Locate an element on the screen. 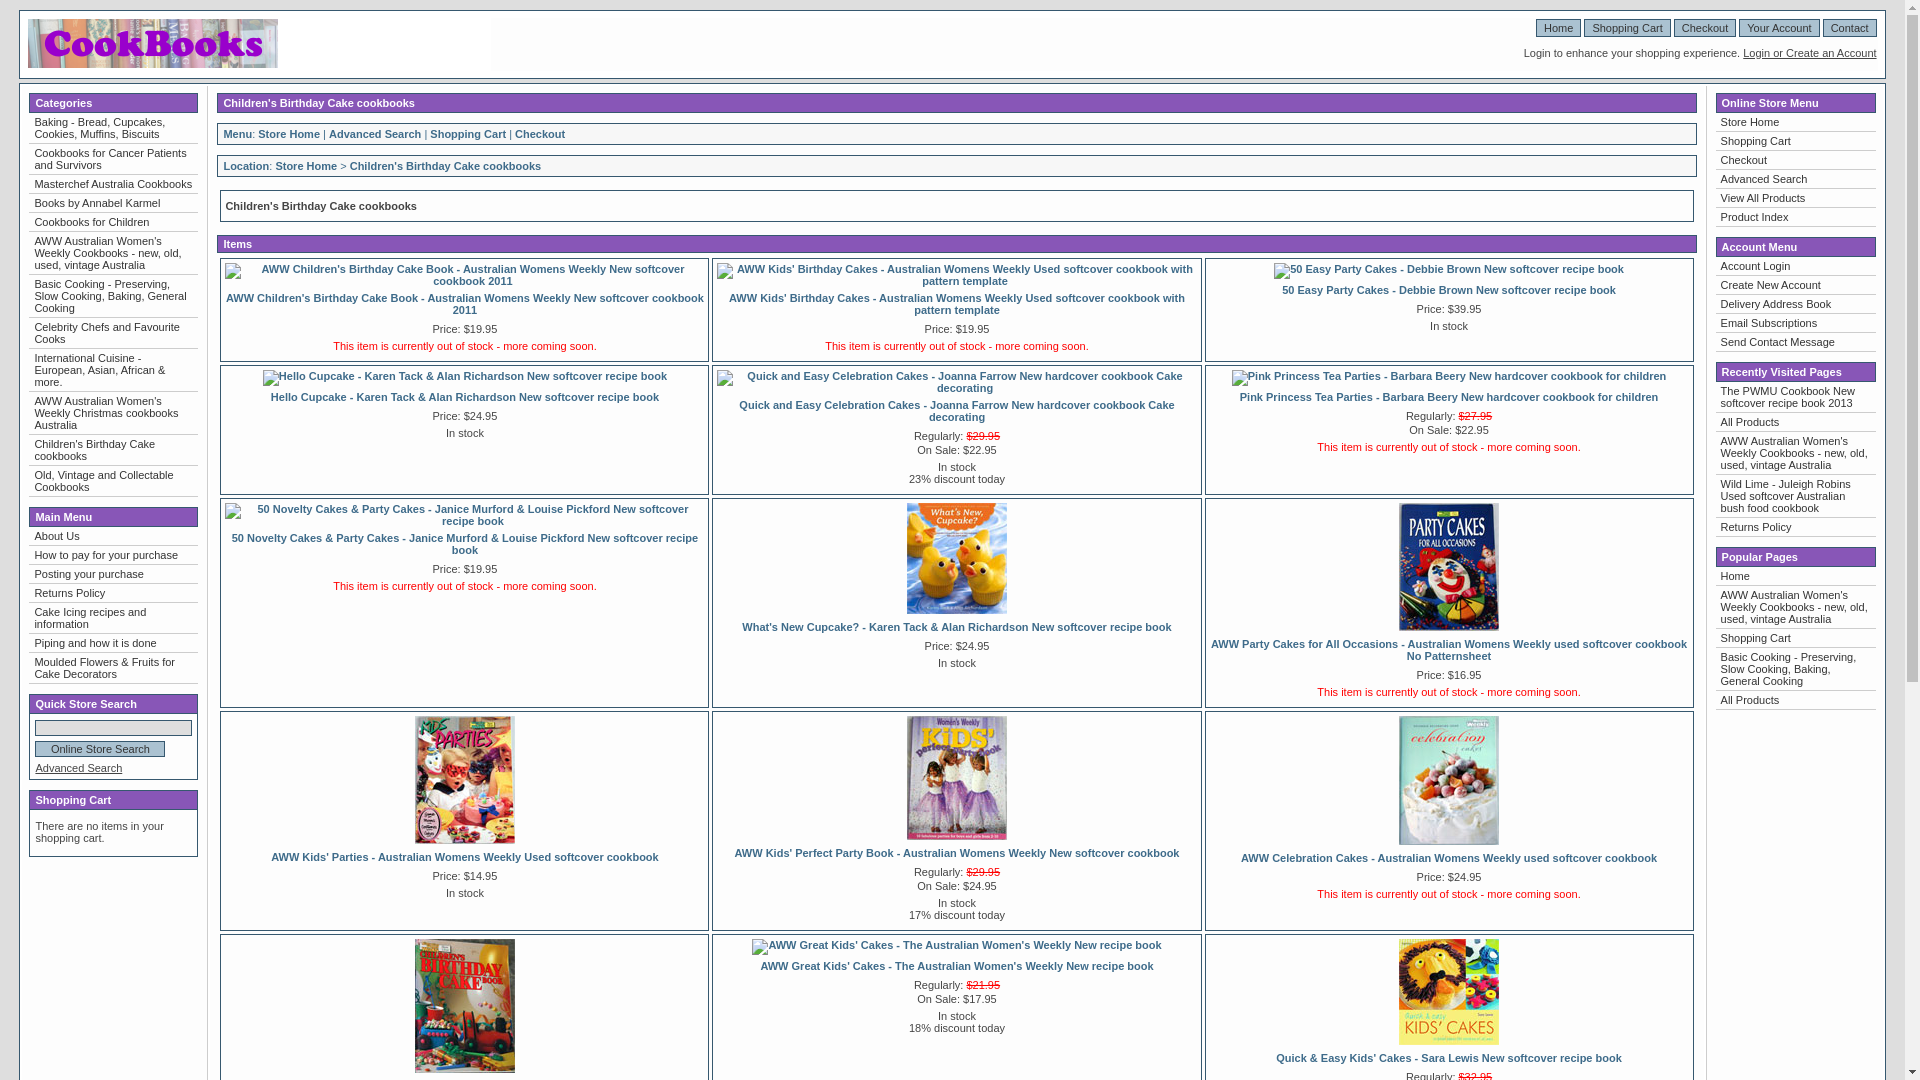 The height and width of the screenshot is (1080, 1920). 'Send Contact Message' is located at coordinates (1795, 341).